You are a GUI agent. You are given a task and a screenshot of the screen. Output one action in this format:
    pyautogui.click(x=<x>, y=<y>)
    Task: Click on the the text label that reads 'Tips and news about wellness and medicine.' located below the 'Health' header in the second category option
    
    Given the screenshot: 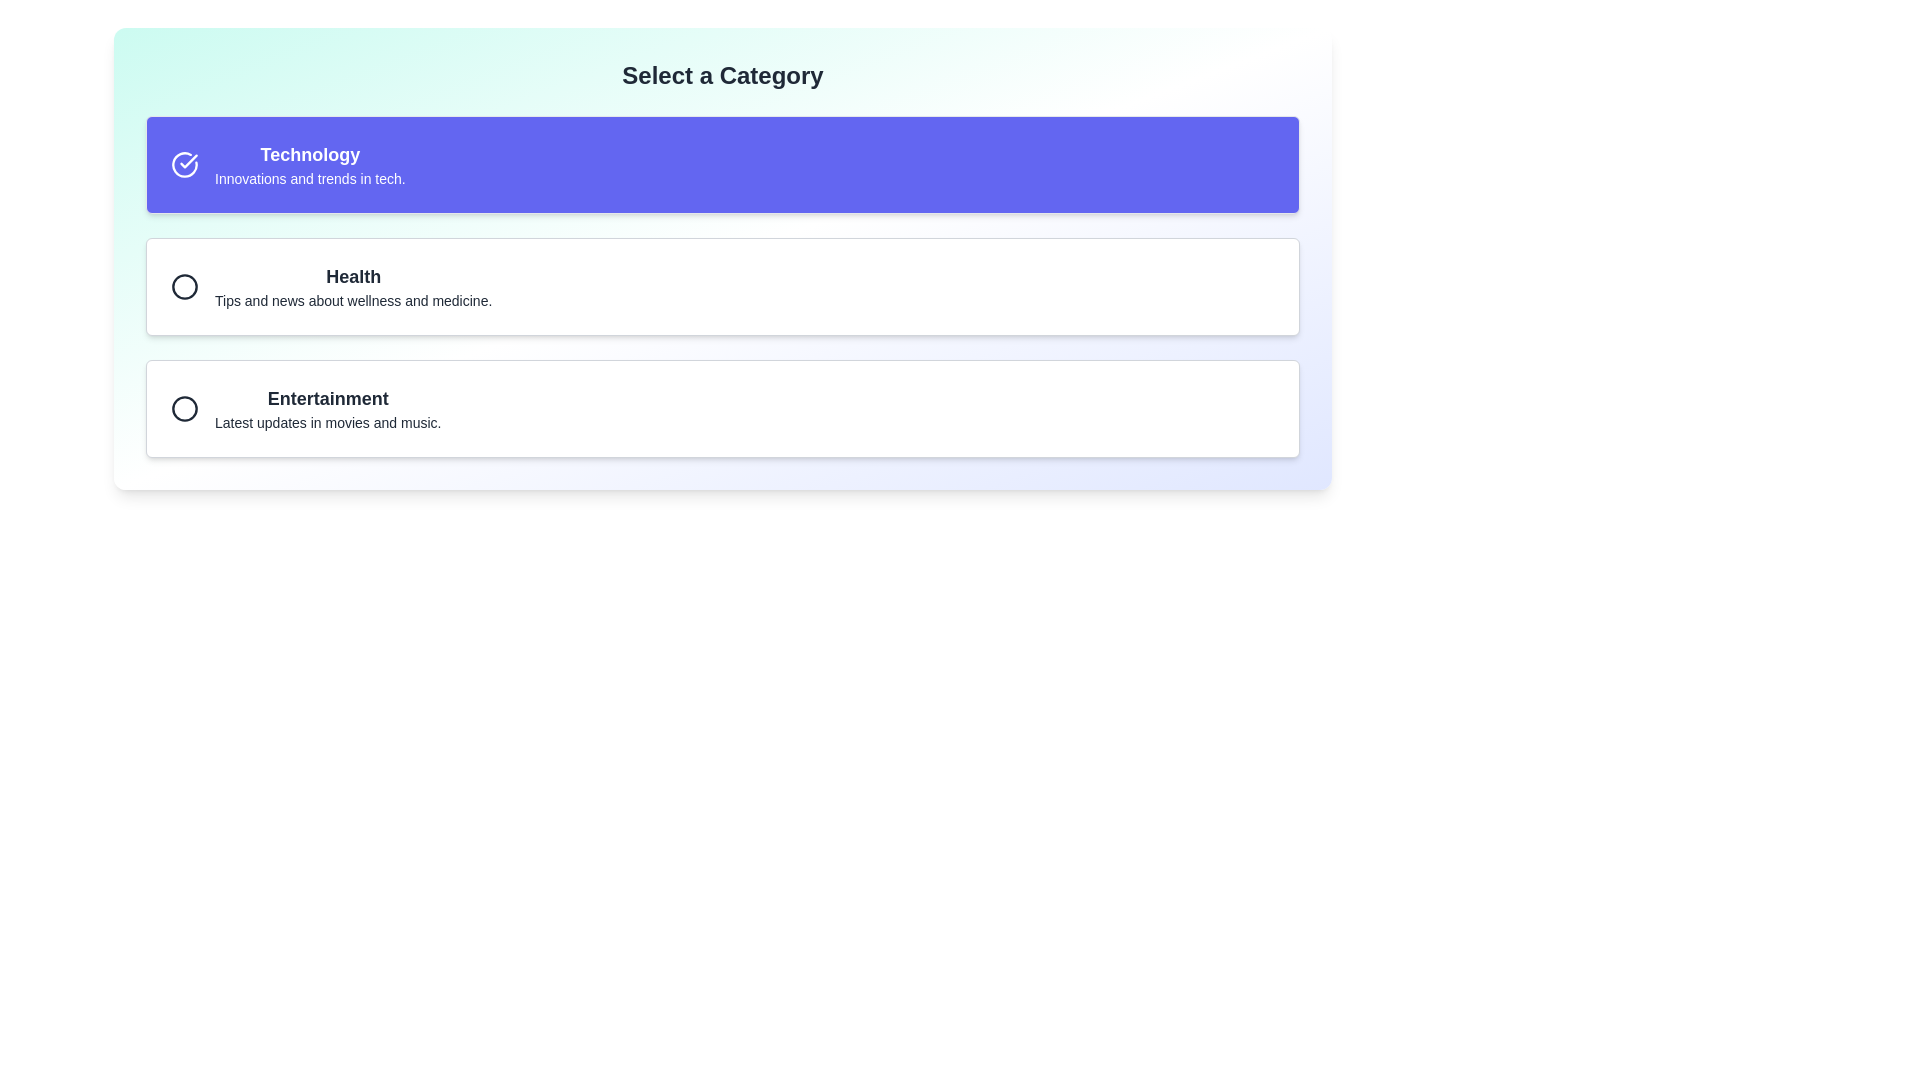 What is the action you would take?
    pyautogui.click(x=353, y=300)
    